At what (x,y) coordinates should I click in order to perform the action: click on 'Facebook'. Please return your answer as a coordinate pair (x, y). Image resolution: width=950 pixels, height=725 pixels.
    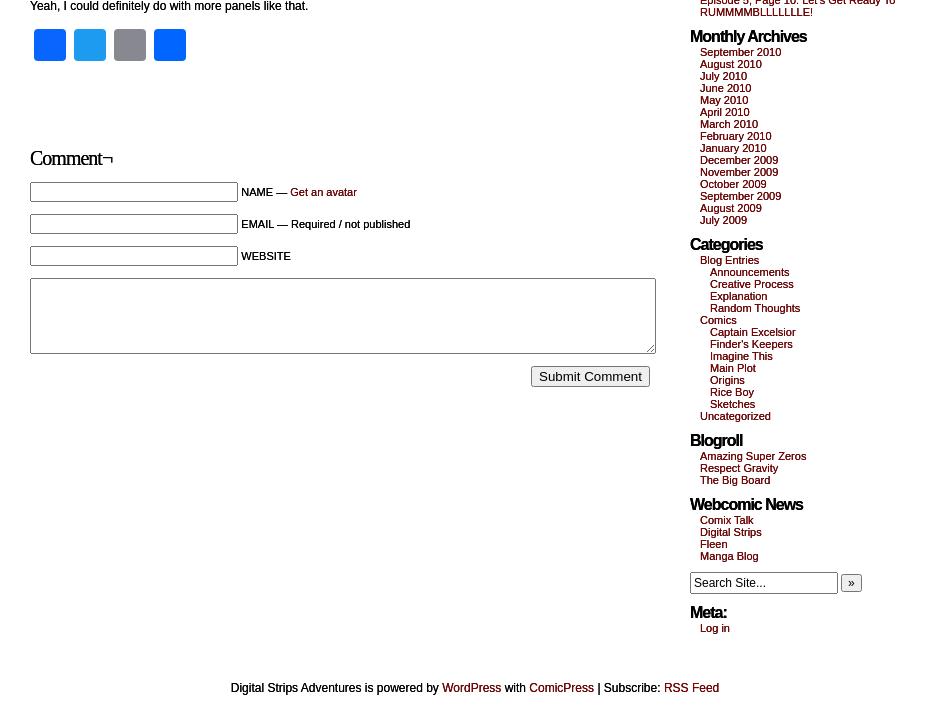
    Looking at the image, I should click on (136, 45).